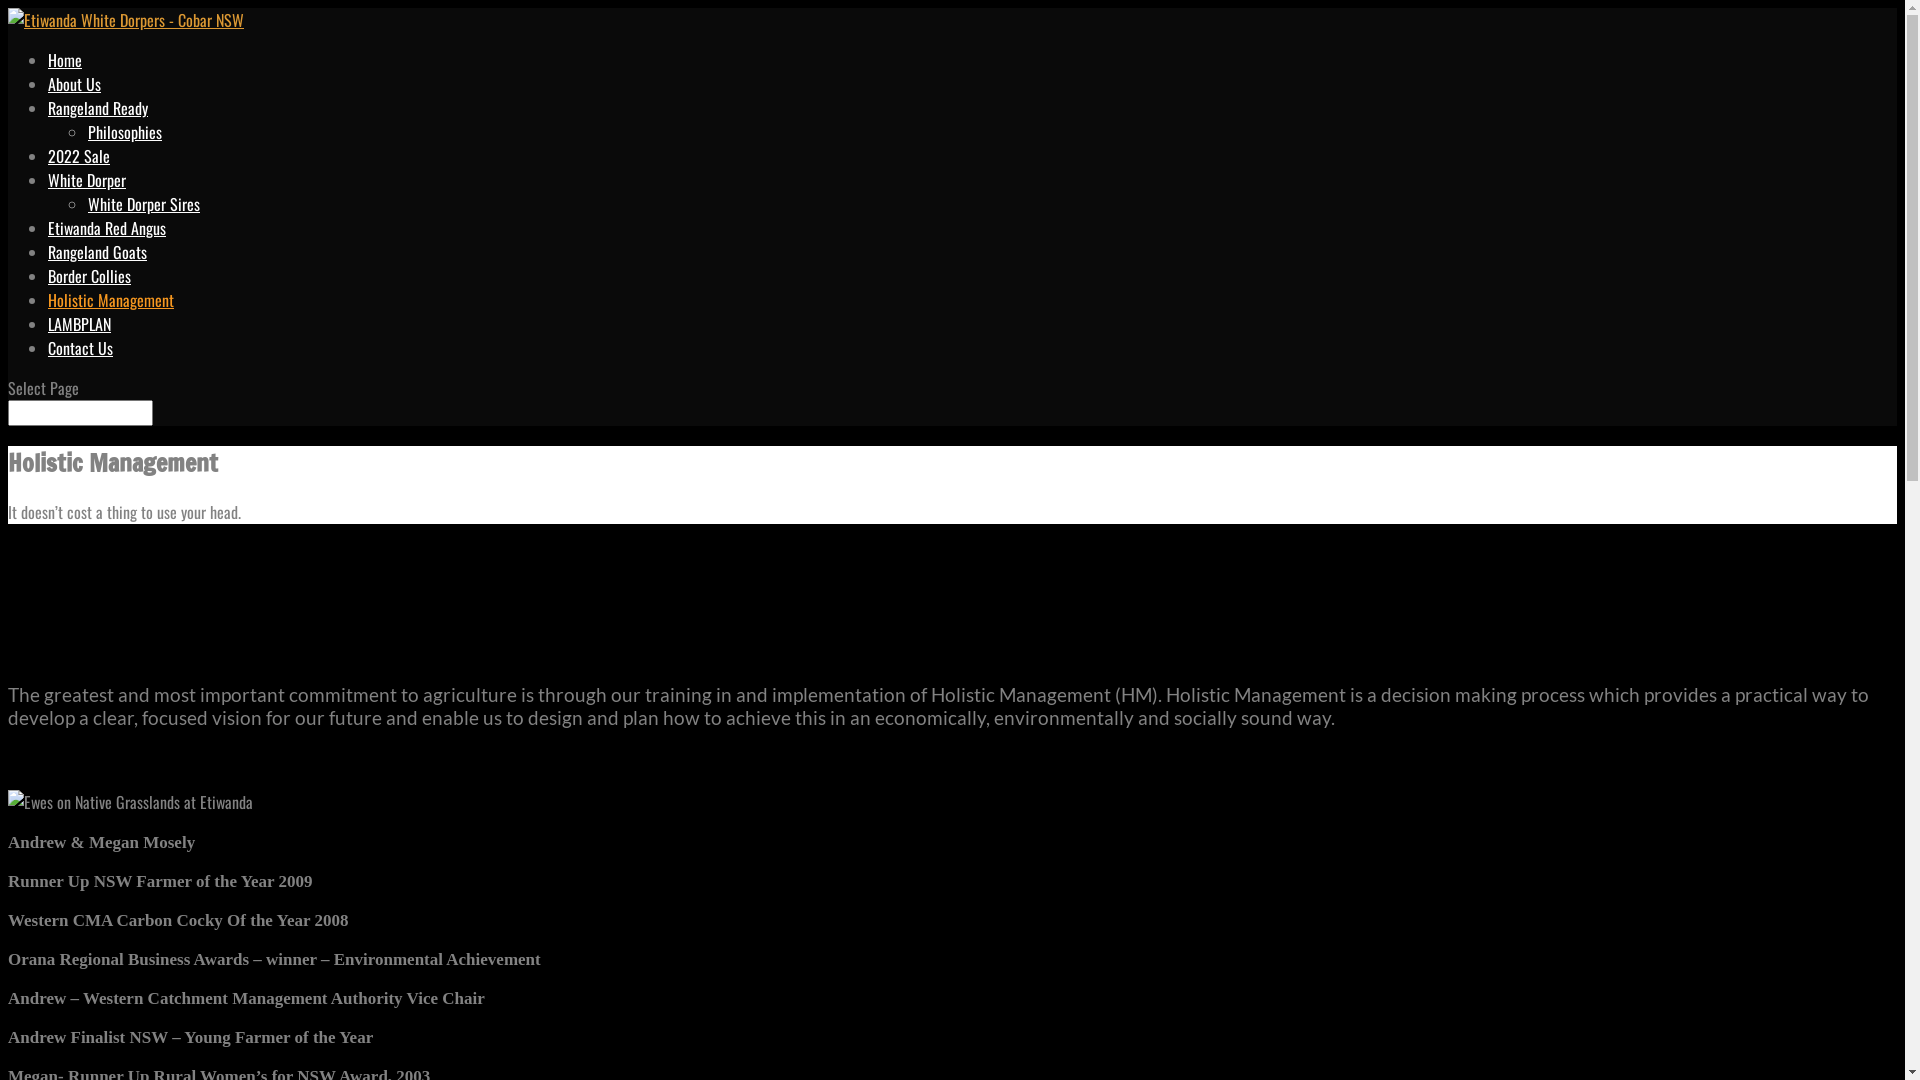 Image resolution: width=1920 pixels, height=1080 pixels. I want to click on 'Philosophies', so click(123, 131).